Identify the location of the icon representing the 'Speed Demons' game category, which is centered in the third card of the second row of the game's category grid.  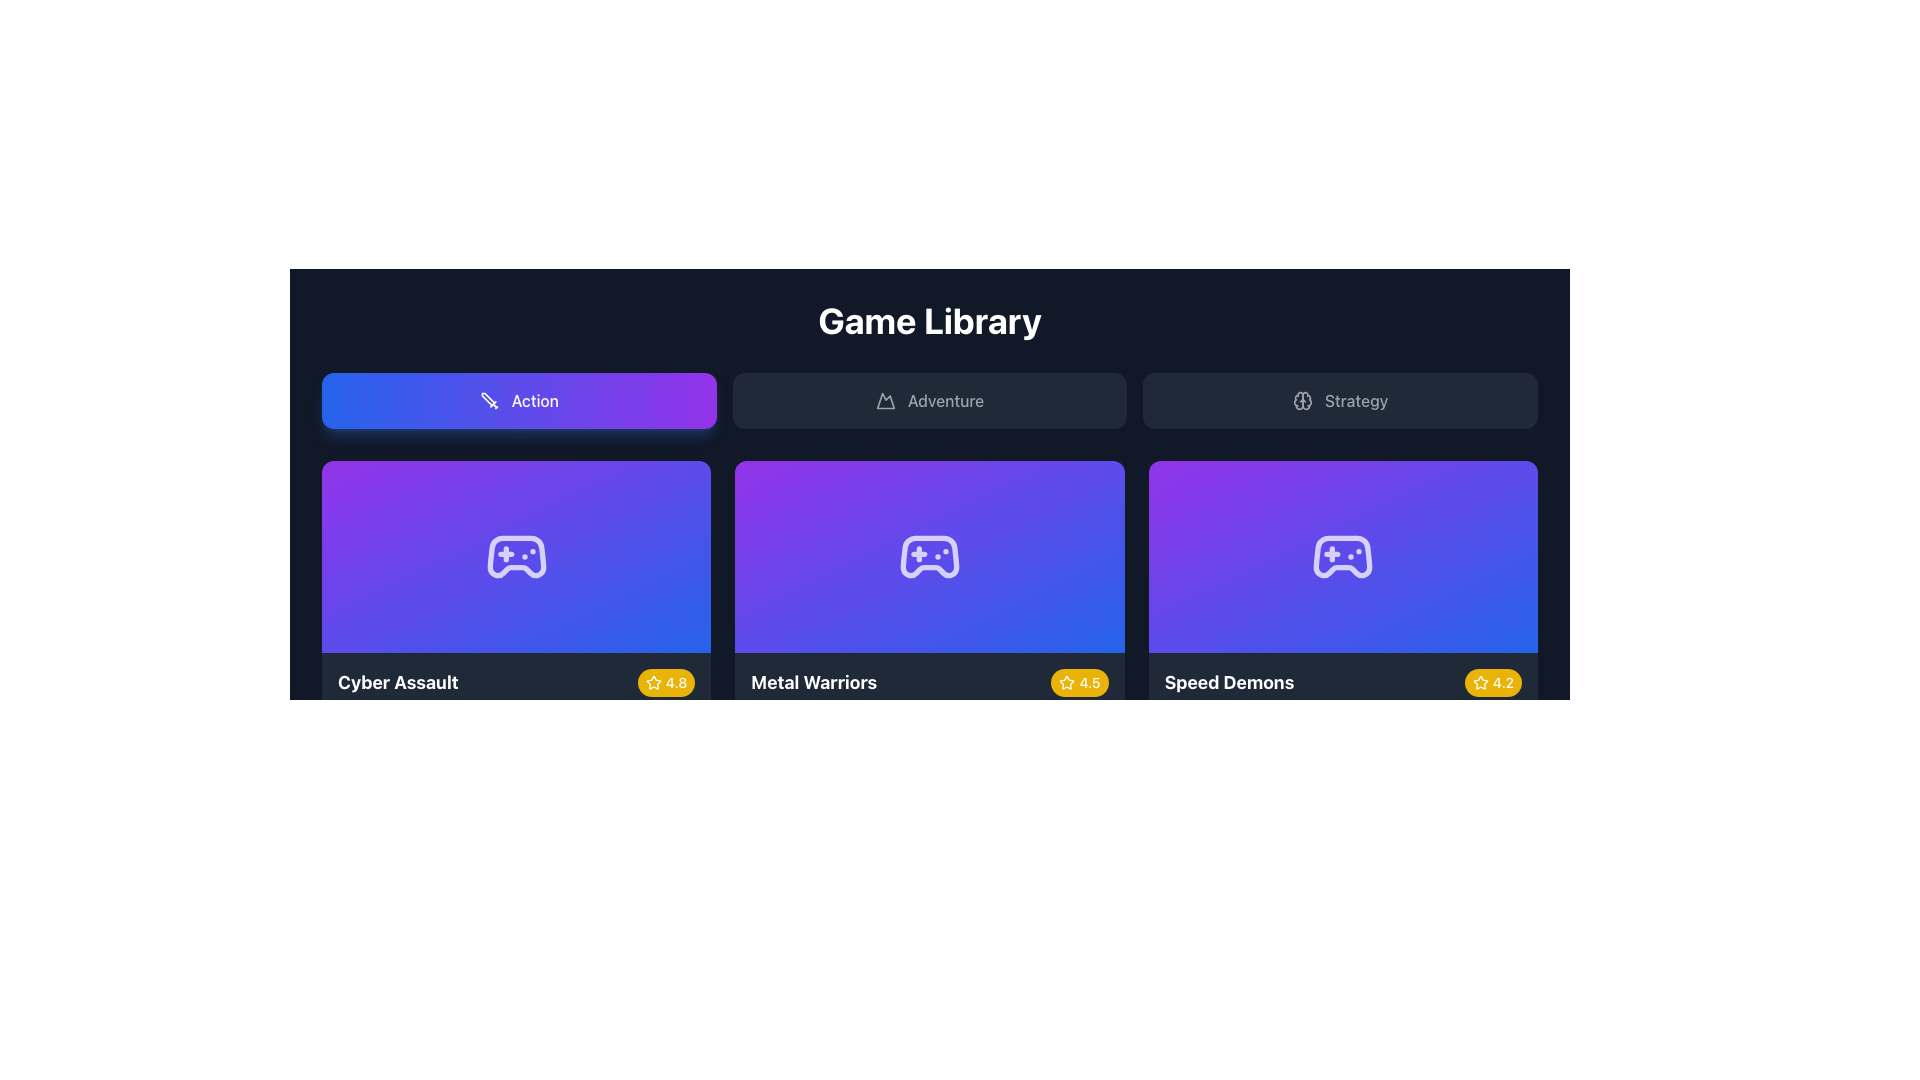
(1343, 556).